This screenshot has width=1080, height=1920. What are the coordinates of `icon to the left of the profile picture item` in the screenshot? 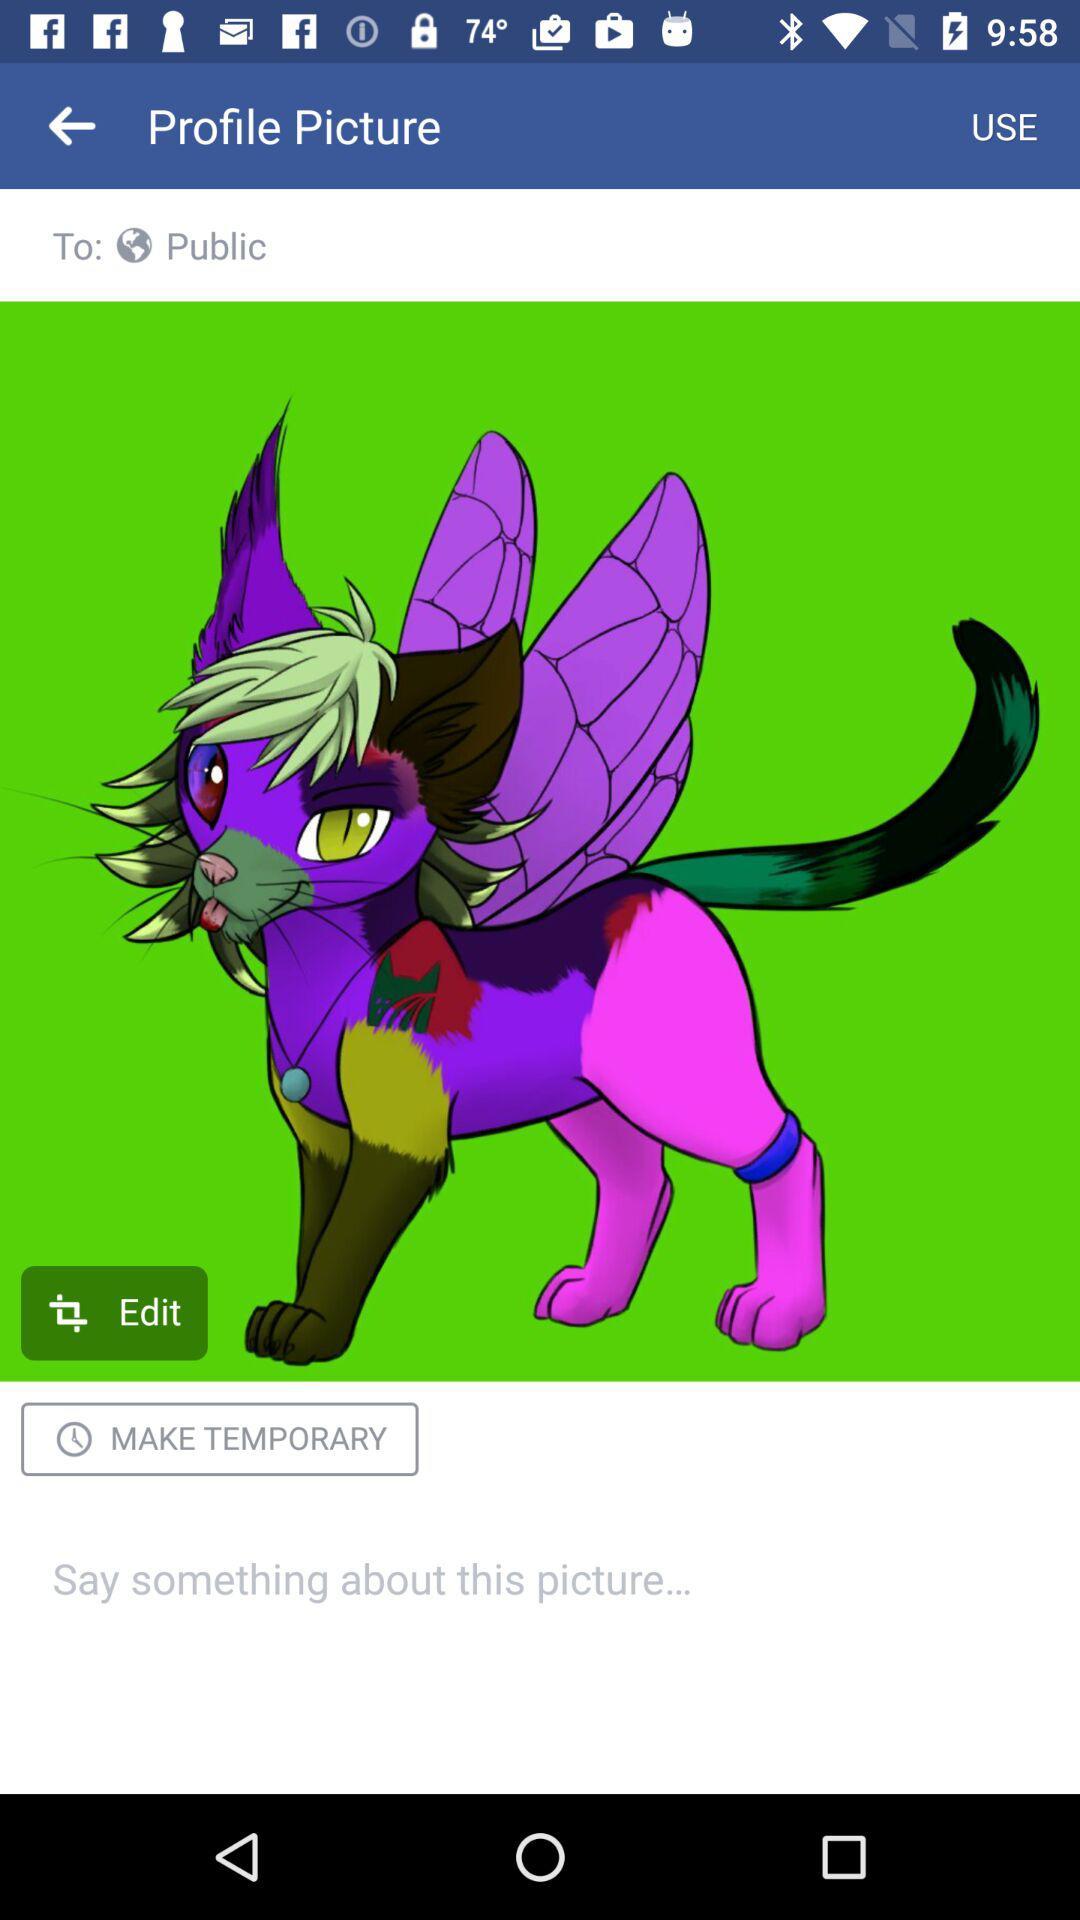 It's located at (72, 124).